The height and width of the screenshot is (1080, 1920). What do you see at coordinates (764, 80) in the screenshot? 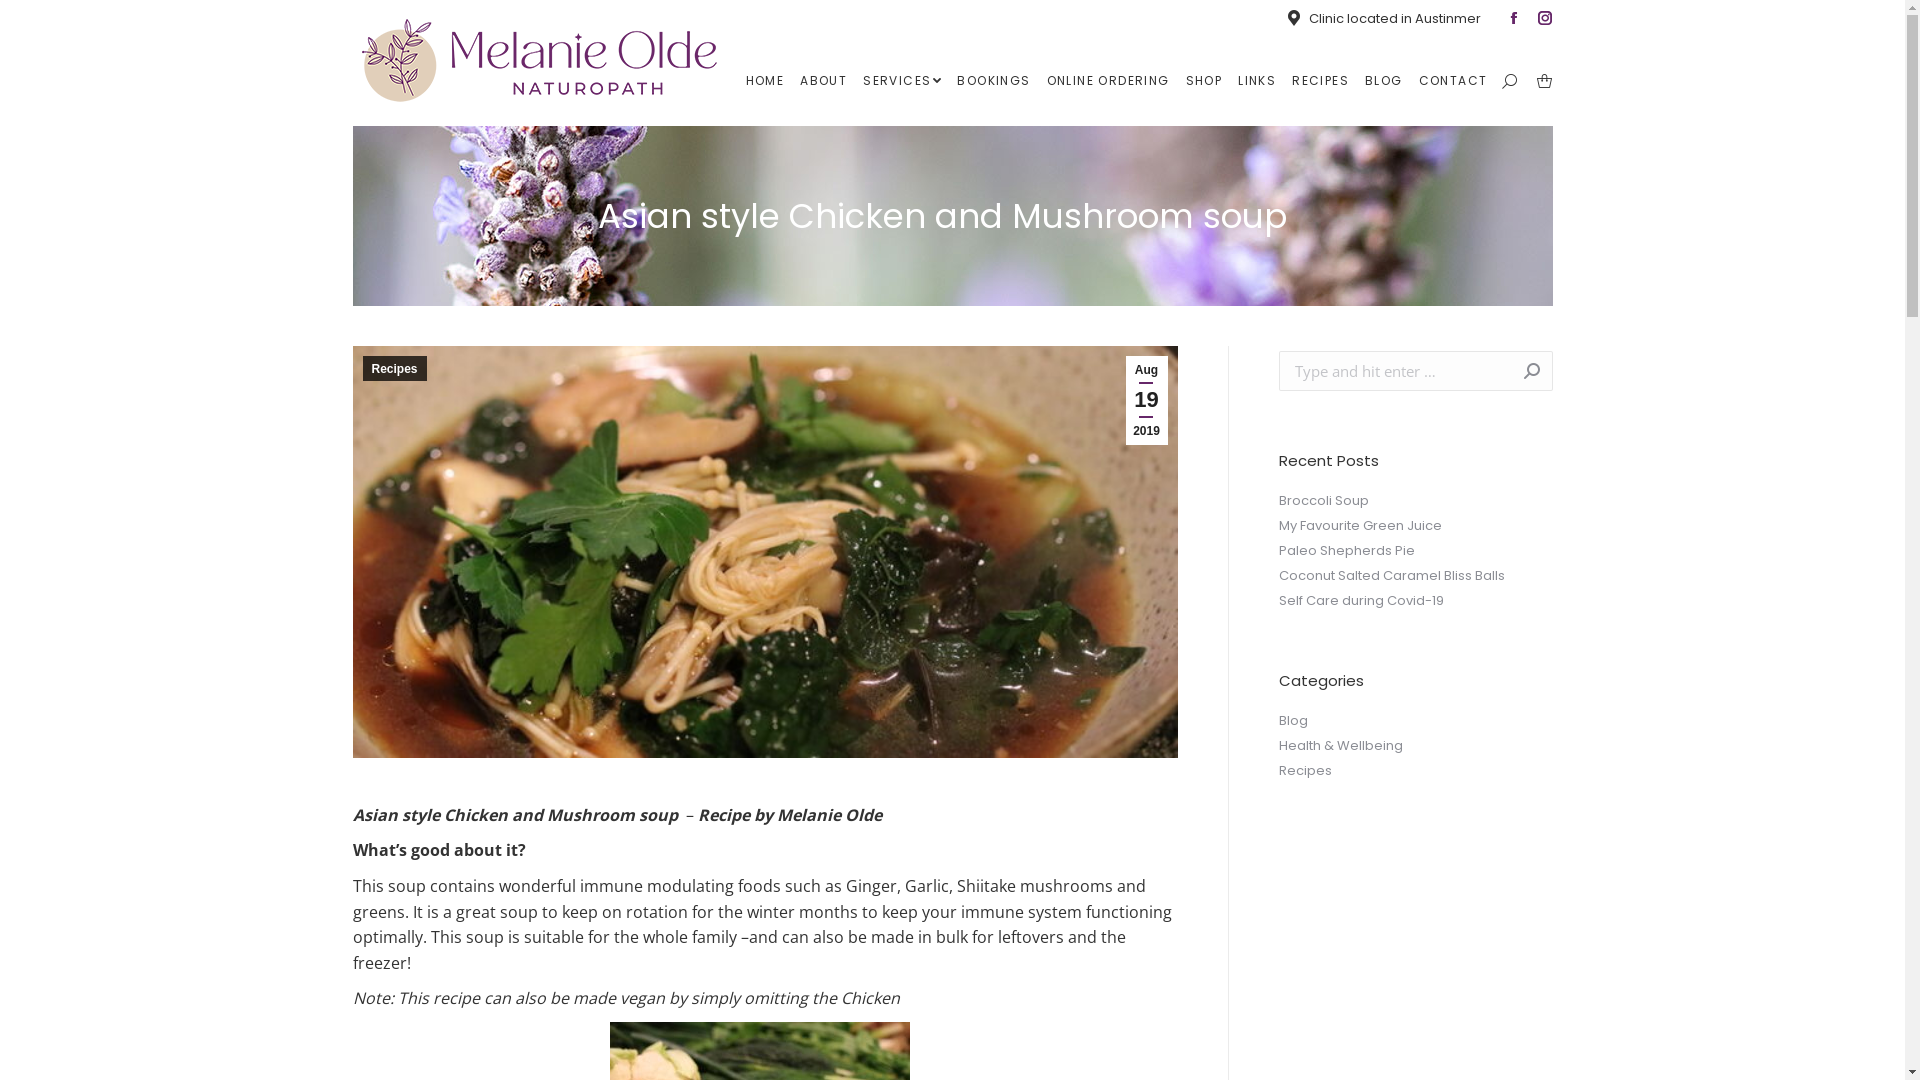
I see `'HOME'` at bounding box center [764, 80].